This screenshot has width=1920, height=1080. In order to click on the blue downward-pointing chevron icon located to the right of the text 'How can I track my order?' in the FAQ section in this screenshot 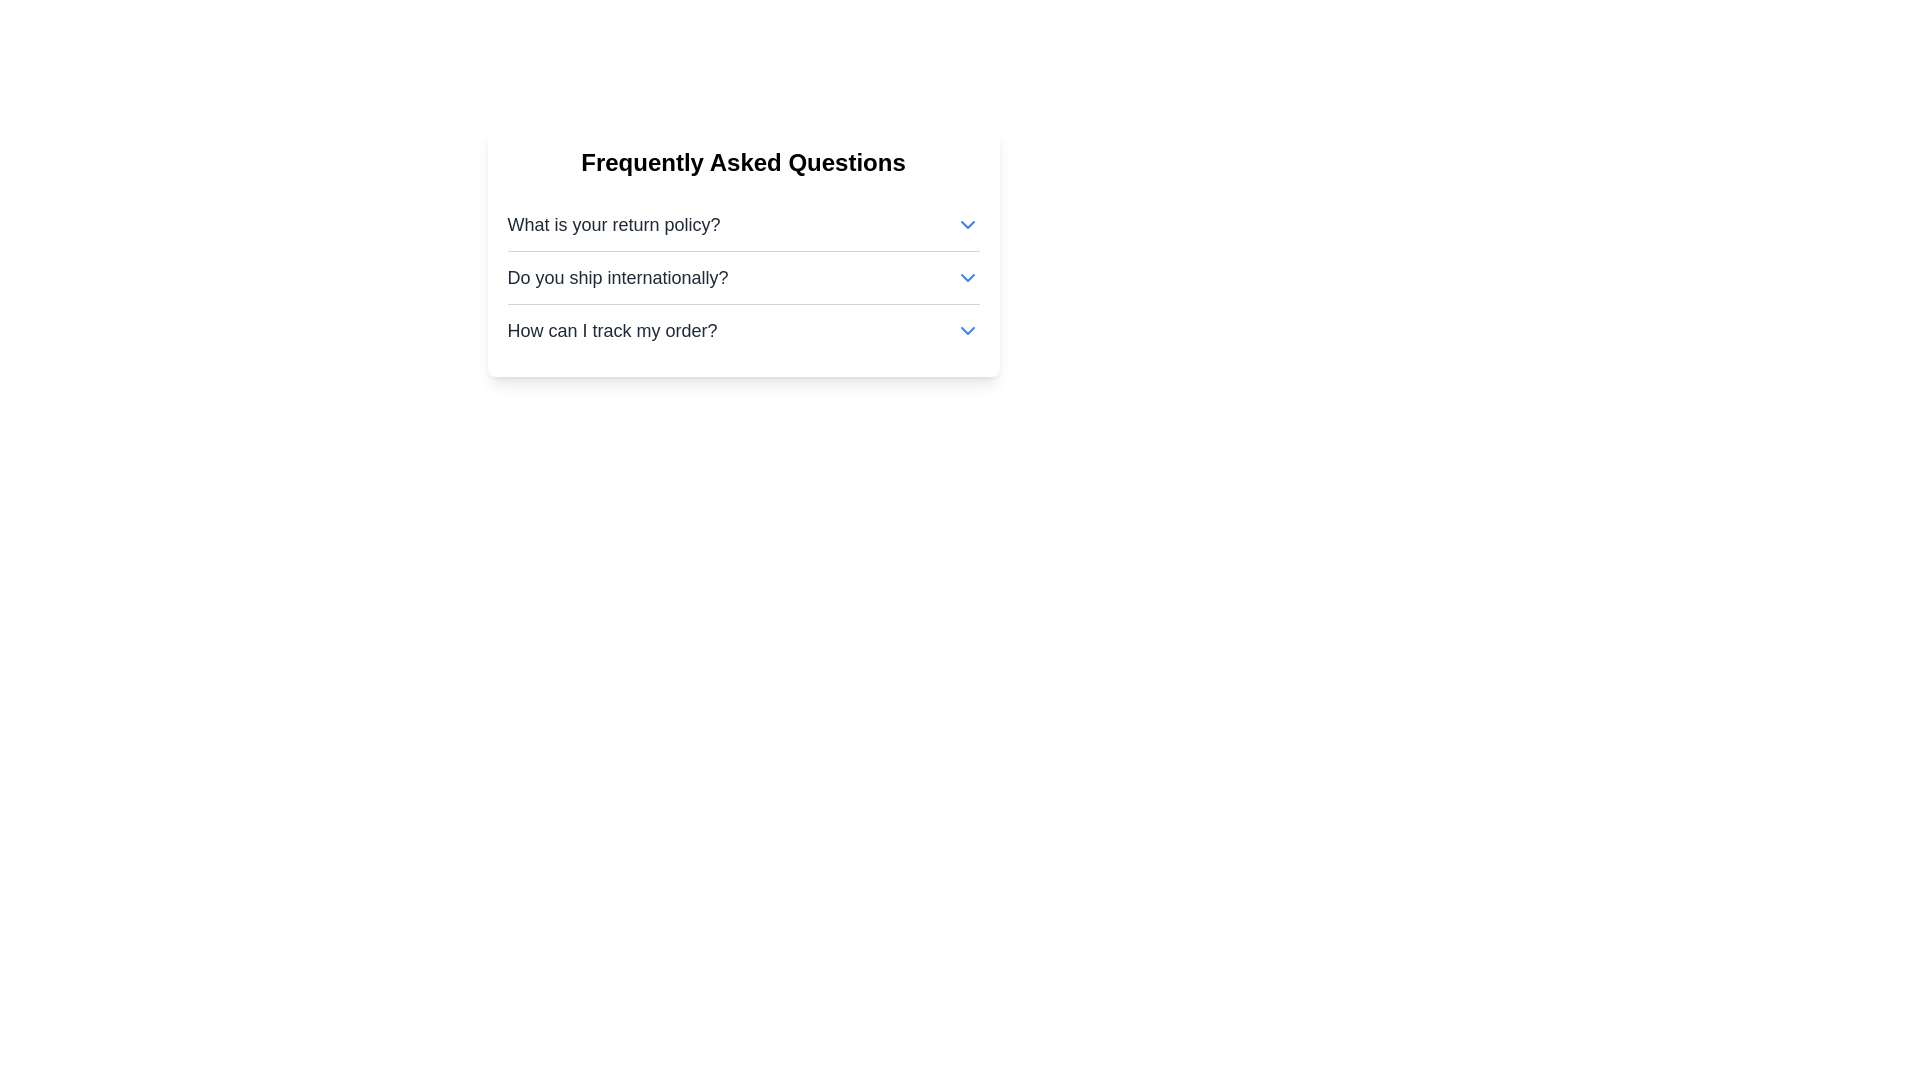, I will do `click(967, 330)`.